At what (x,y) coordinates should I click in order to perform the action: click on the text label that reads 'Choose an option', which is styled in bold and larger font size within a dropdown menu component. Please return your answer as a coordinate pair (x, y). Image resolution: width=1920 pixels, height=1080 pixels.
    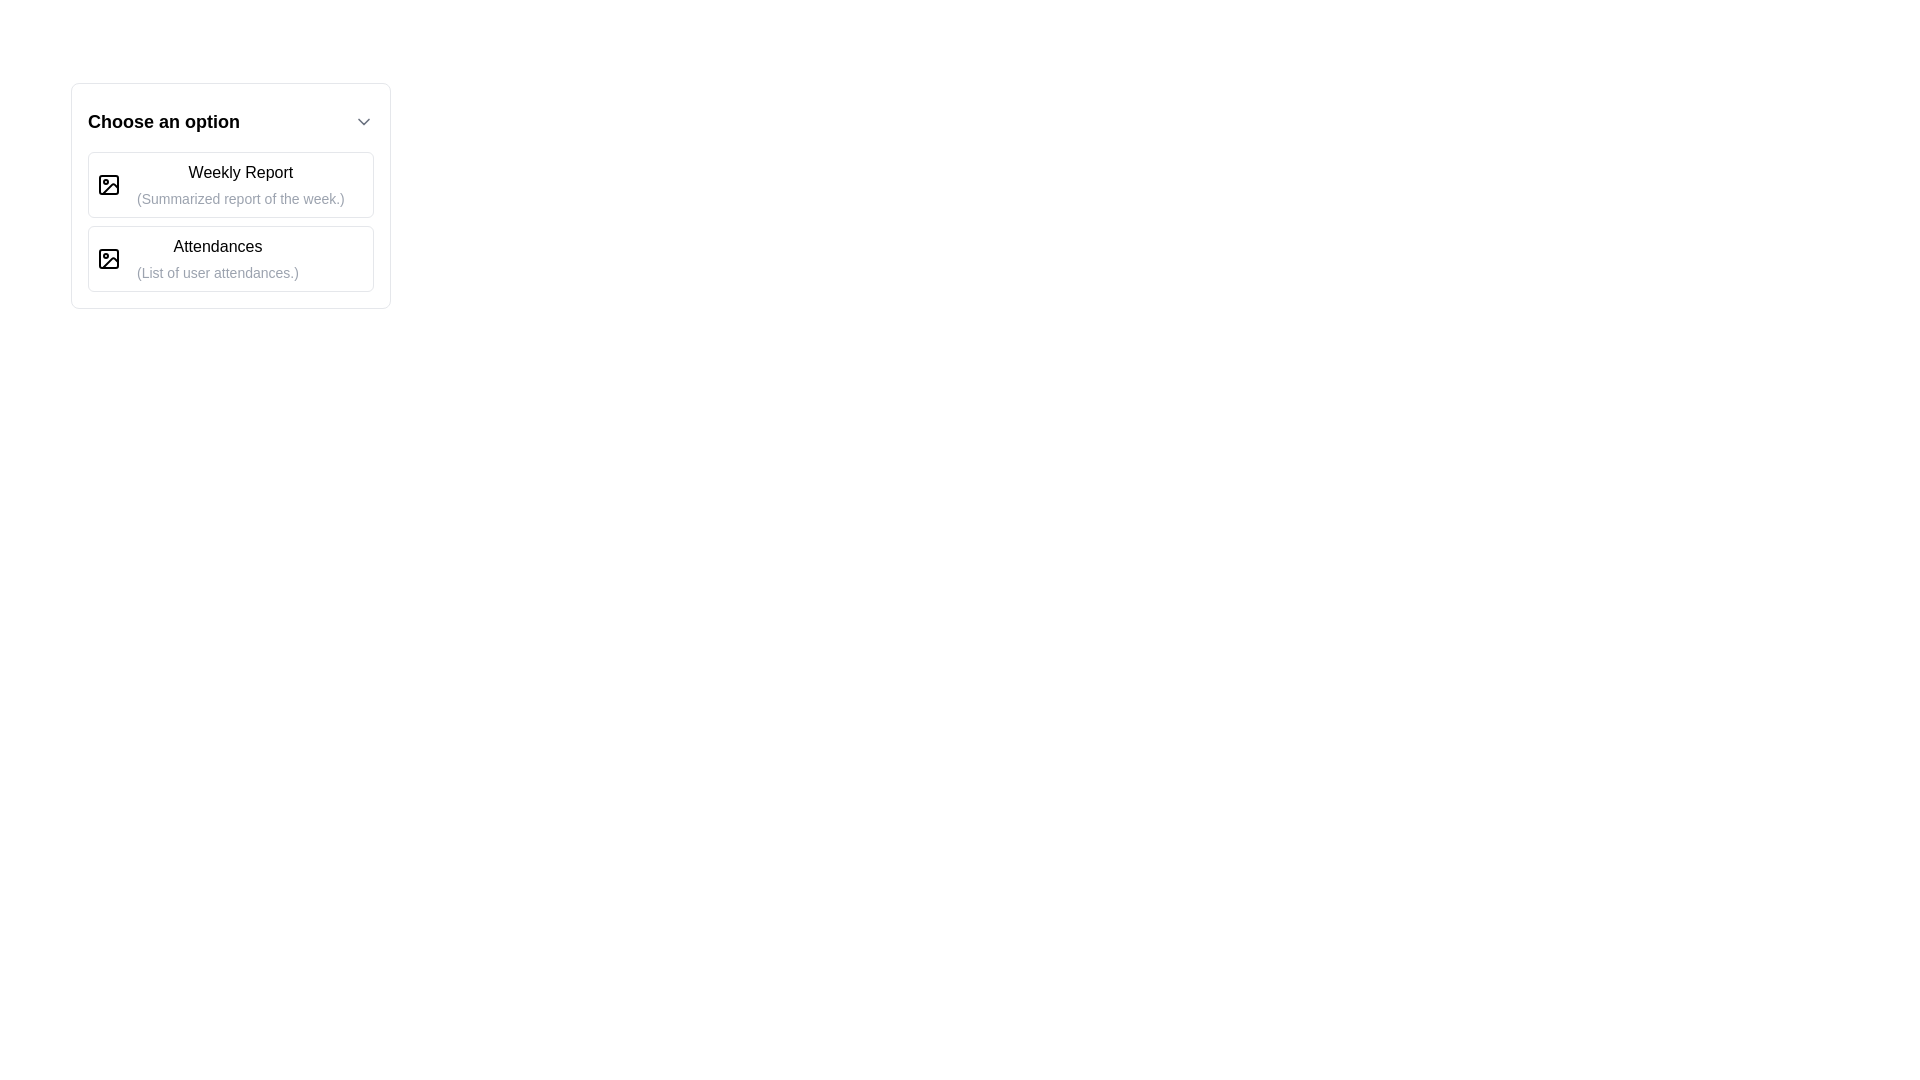
    Looking at the image, I should click on (163, 122).